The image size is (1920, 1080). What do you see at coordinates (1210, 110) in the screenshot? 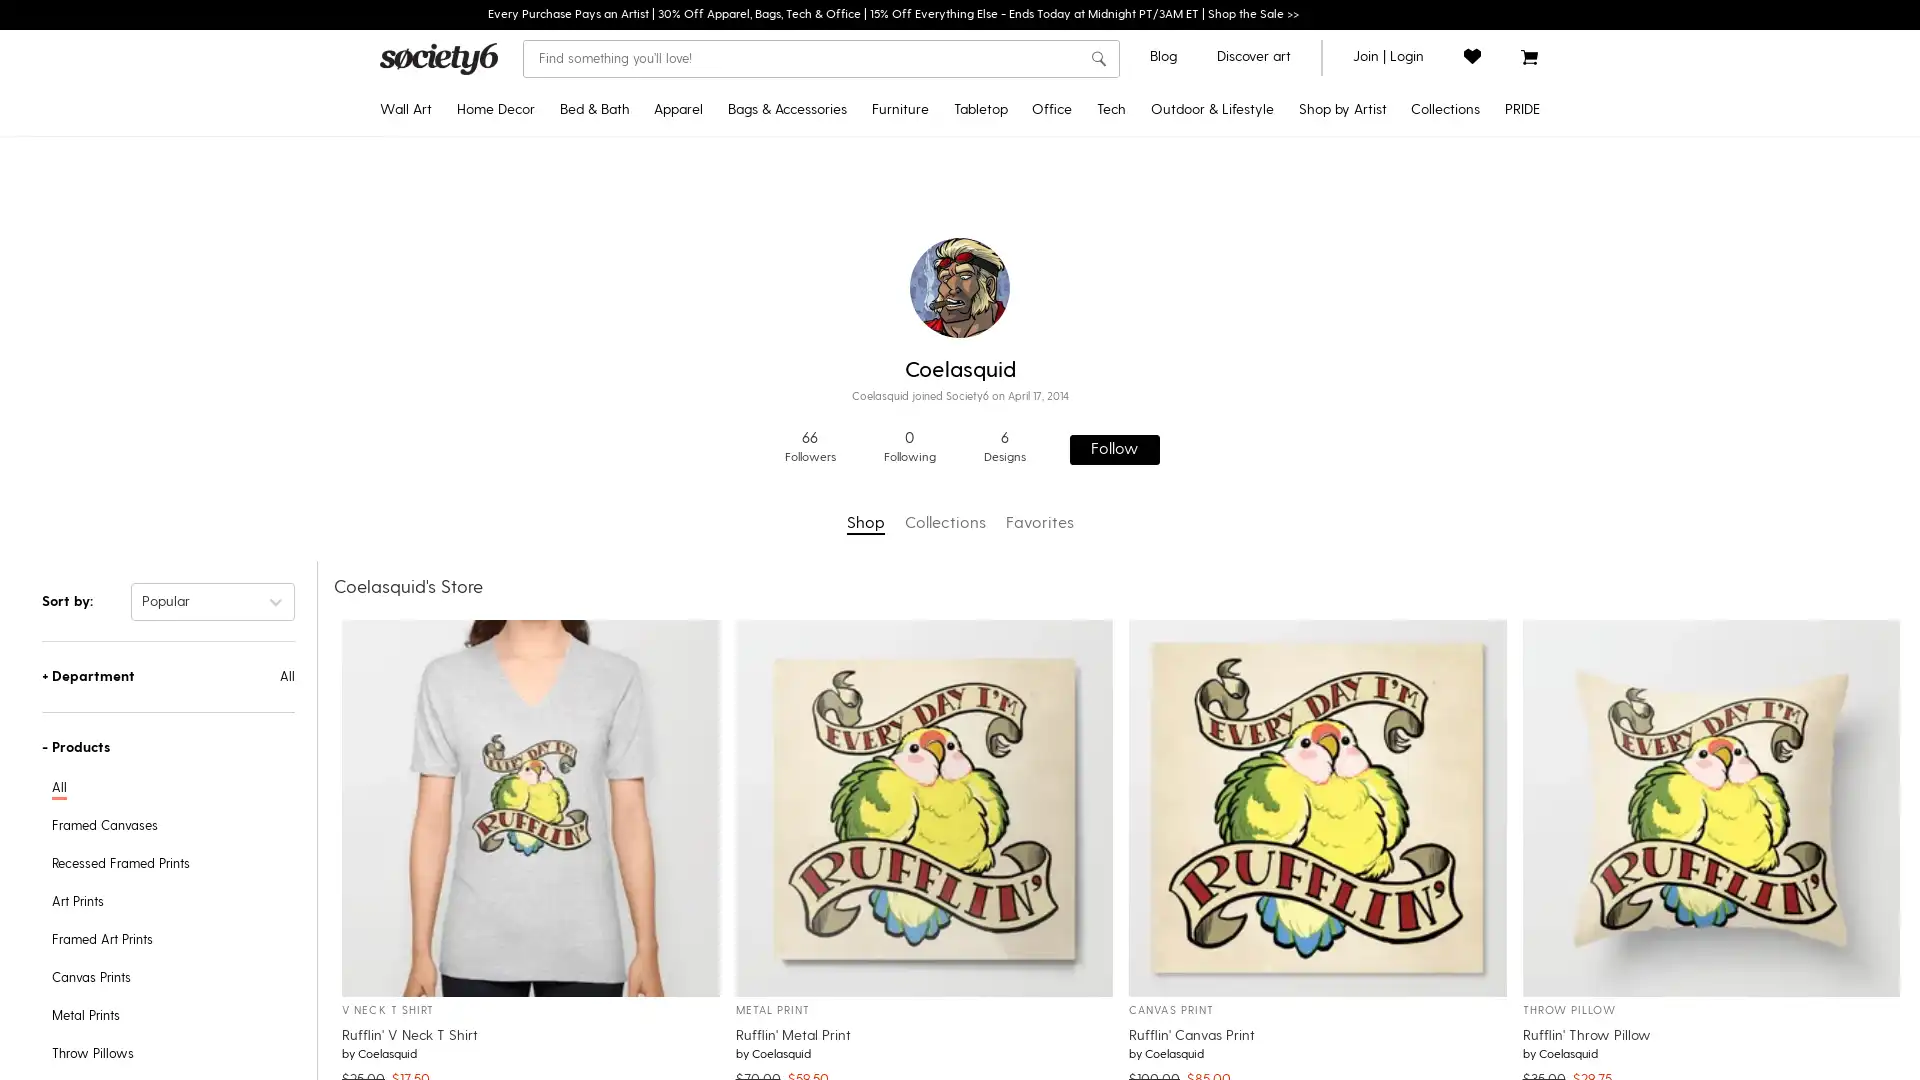
I see `Outdoor & Lifestyle` at bounding box center [1210, 110].